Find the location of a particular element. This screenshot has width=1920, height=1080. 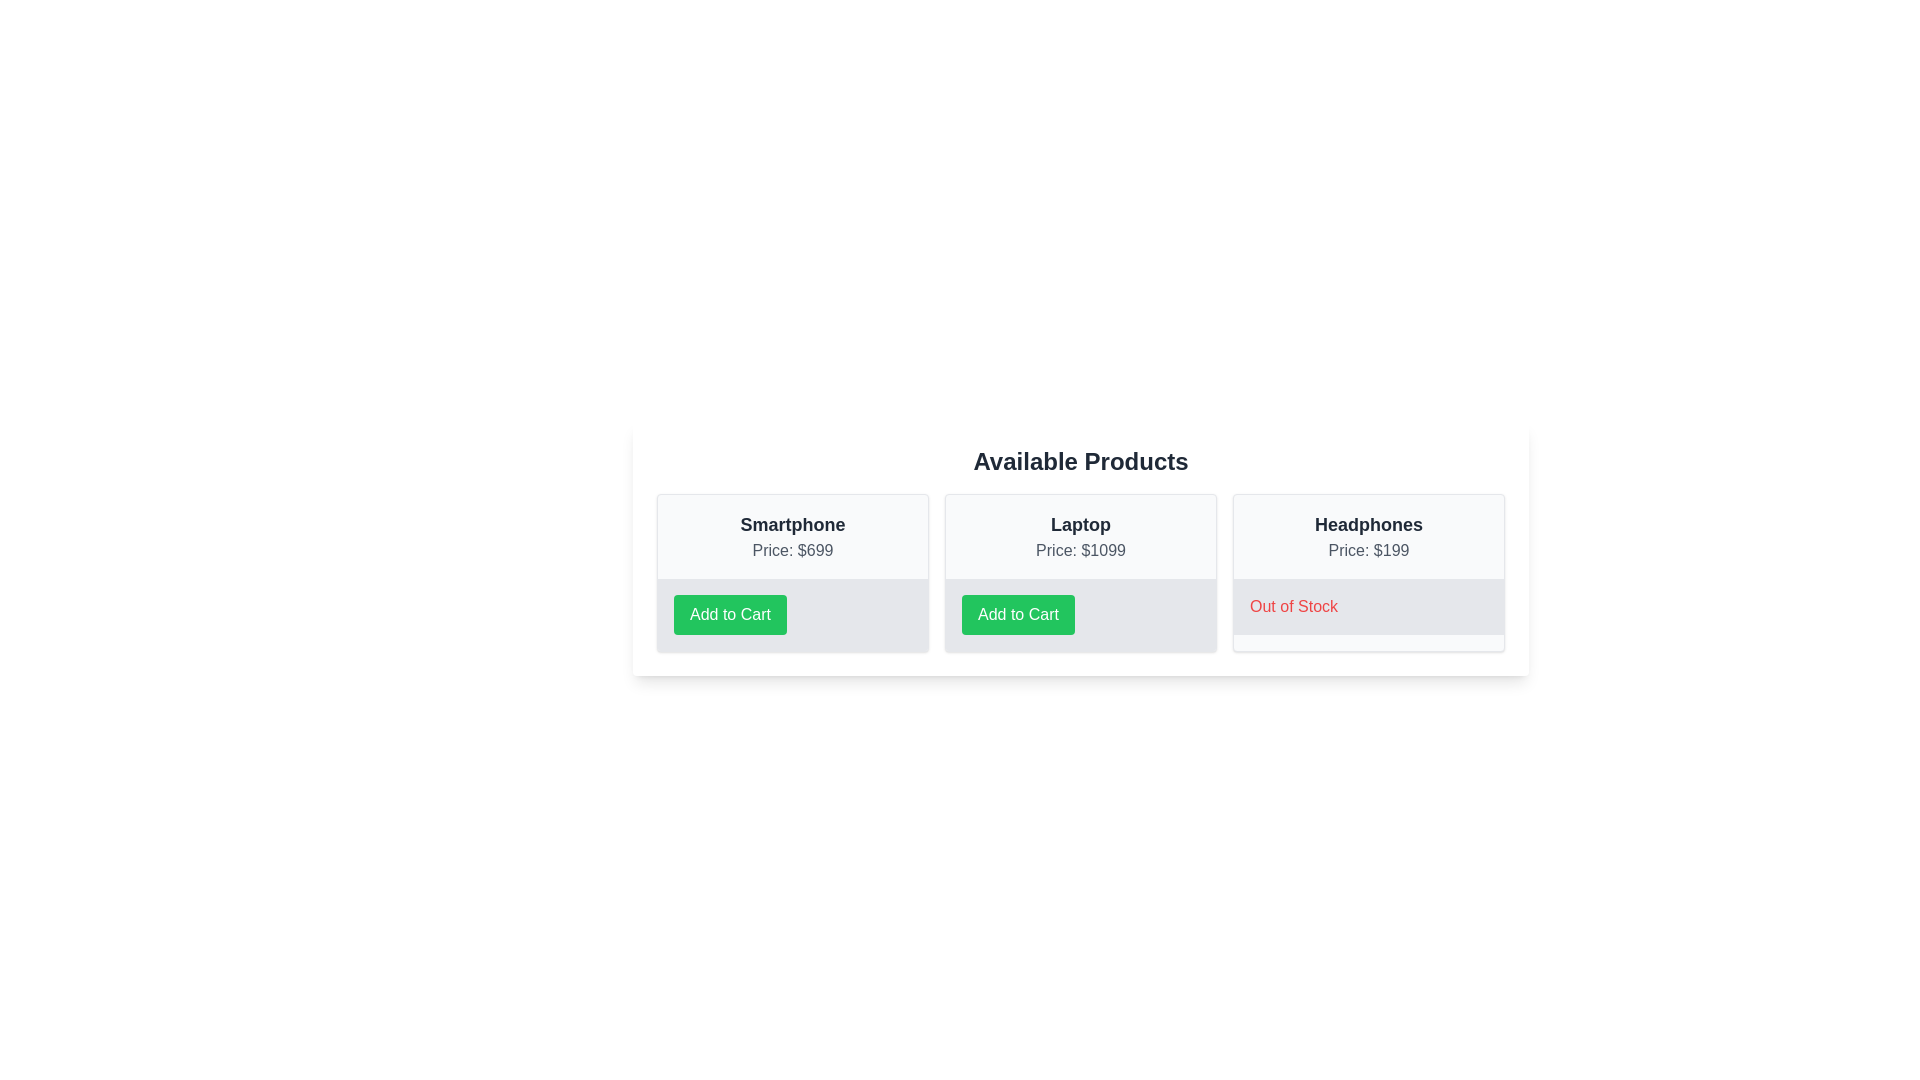

the heading labeled 'Available Products', which is styled with bold text and located at the top of the white rectangular section displaying products is located at coordinates (1079, 462).